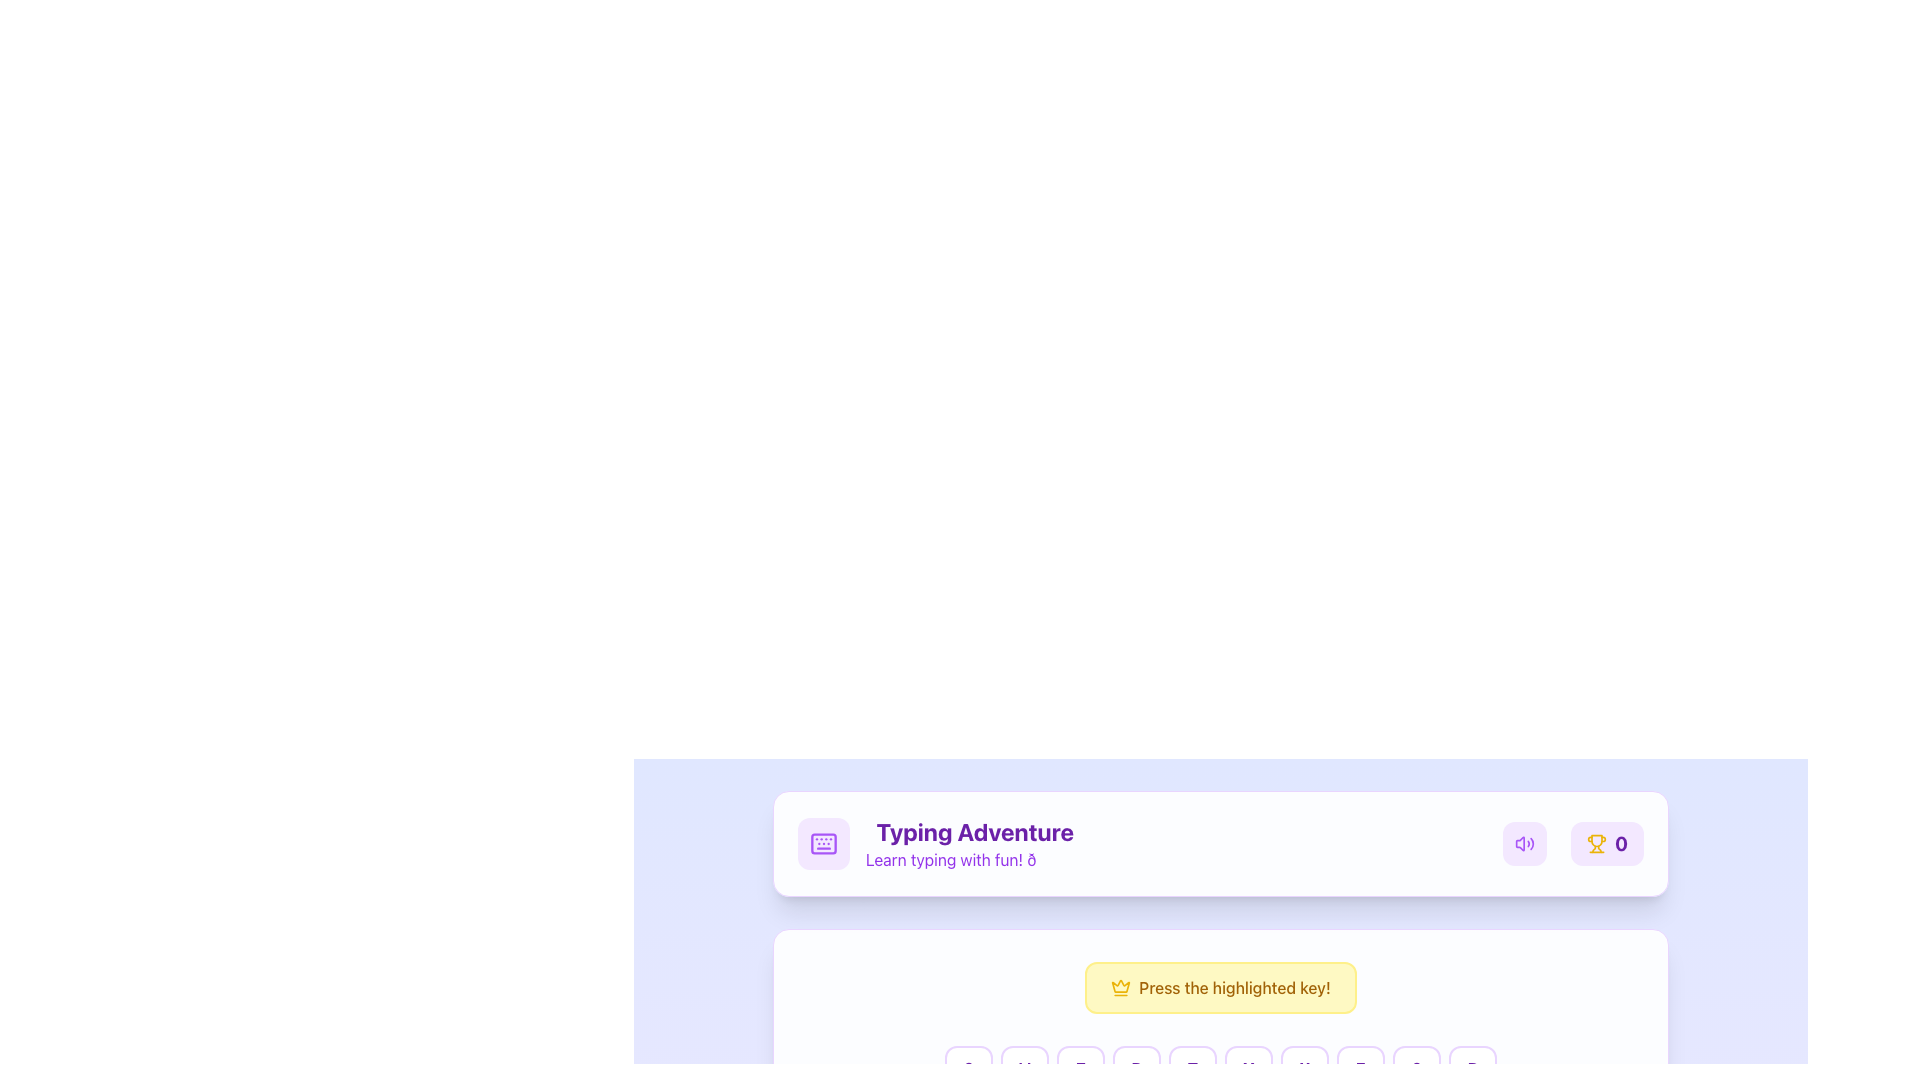  Describe the element at coordinates (824, 844) in the screenshot. I see `the rectangular graphical element within the purple-themed keyboard icon, which is located at the center of the icon, positioned to the left of the 'Typing Adventure' text box` at that location.